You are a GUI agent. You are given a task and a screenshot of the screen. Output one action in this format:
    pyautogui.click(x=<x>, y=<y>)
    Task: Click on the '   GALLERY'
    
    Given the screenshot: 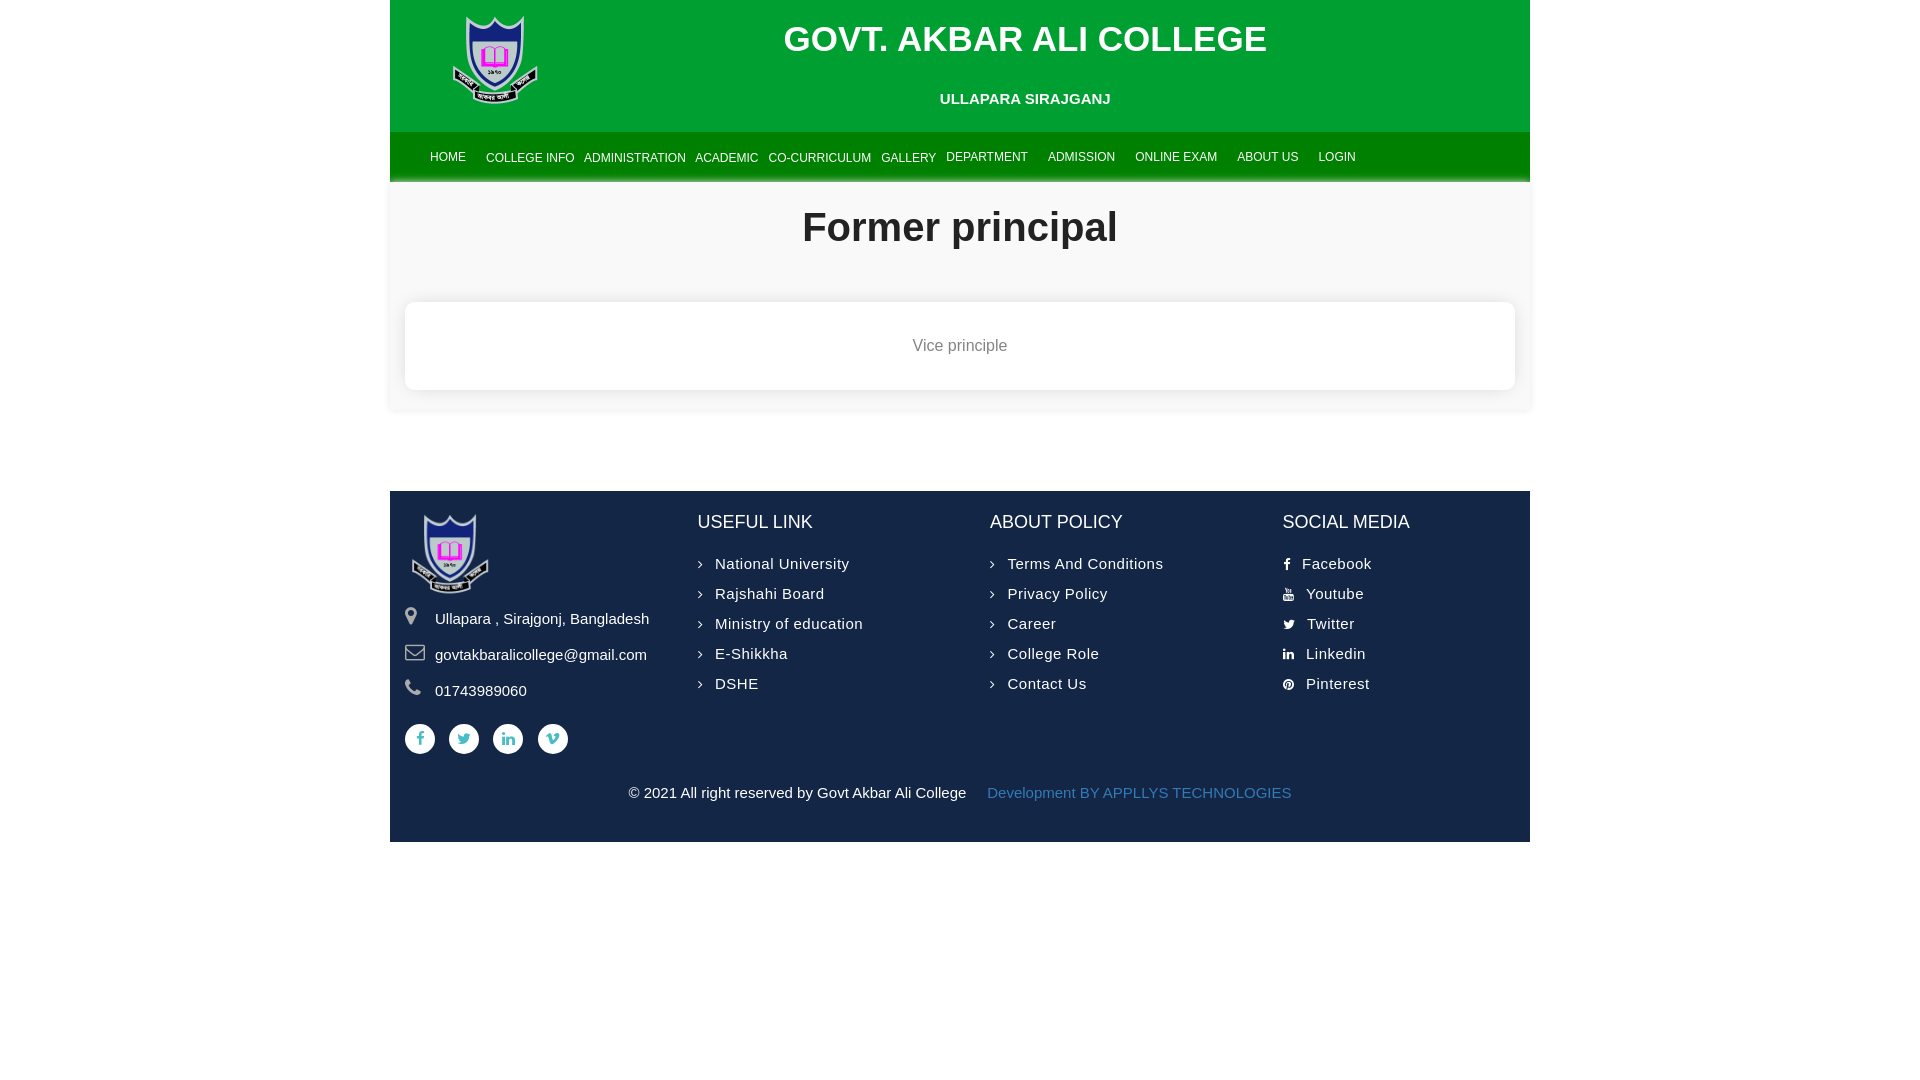 What is the action you would take?
    pyautogui.click(x=902, y=156)
    